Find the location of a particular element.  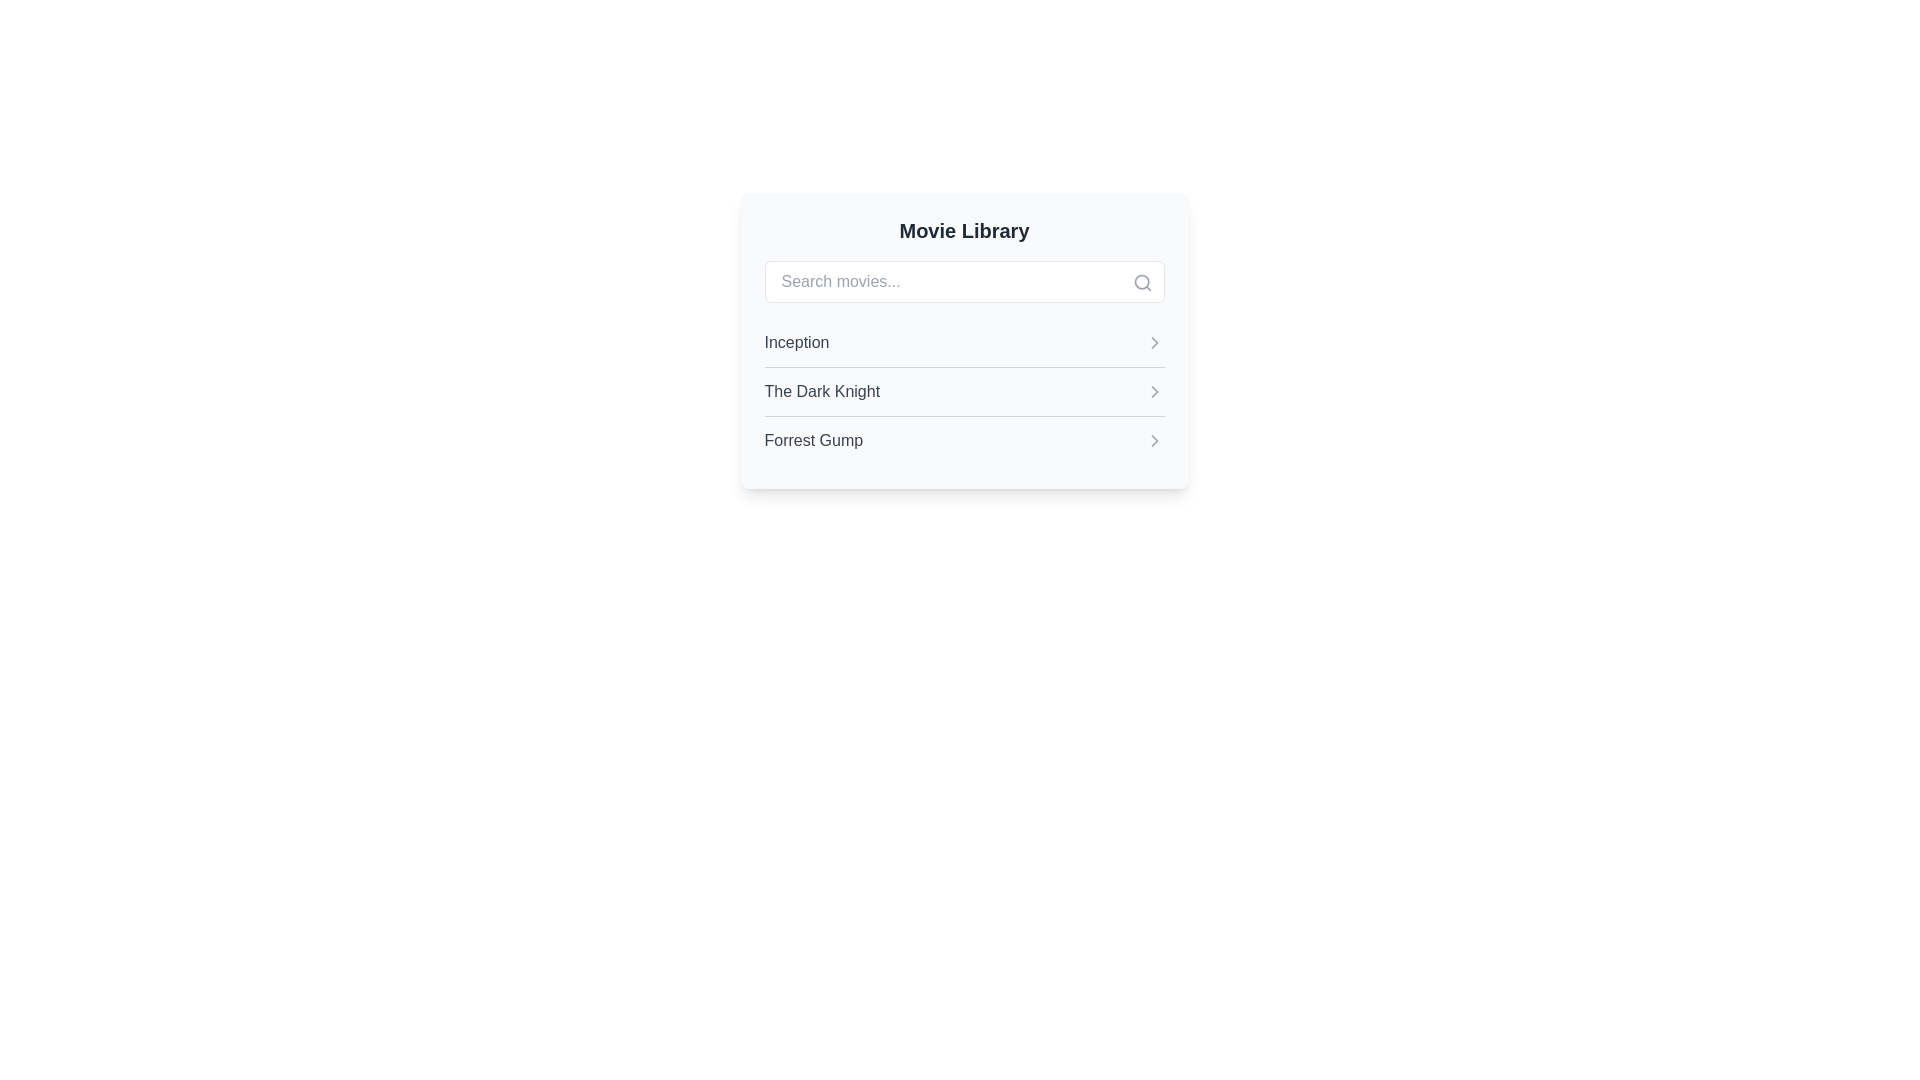

the second list item in the 'Movie Library' titled 'The Dark Knight' is located at coordinates (964, 391).